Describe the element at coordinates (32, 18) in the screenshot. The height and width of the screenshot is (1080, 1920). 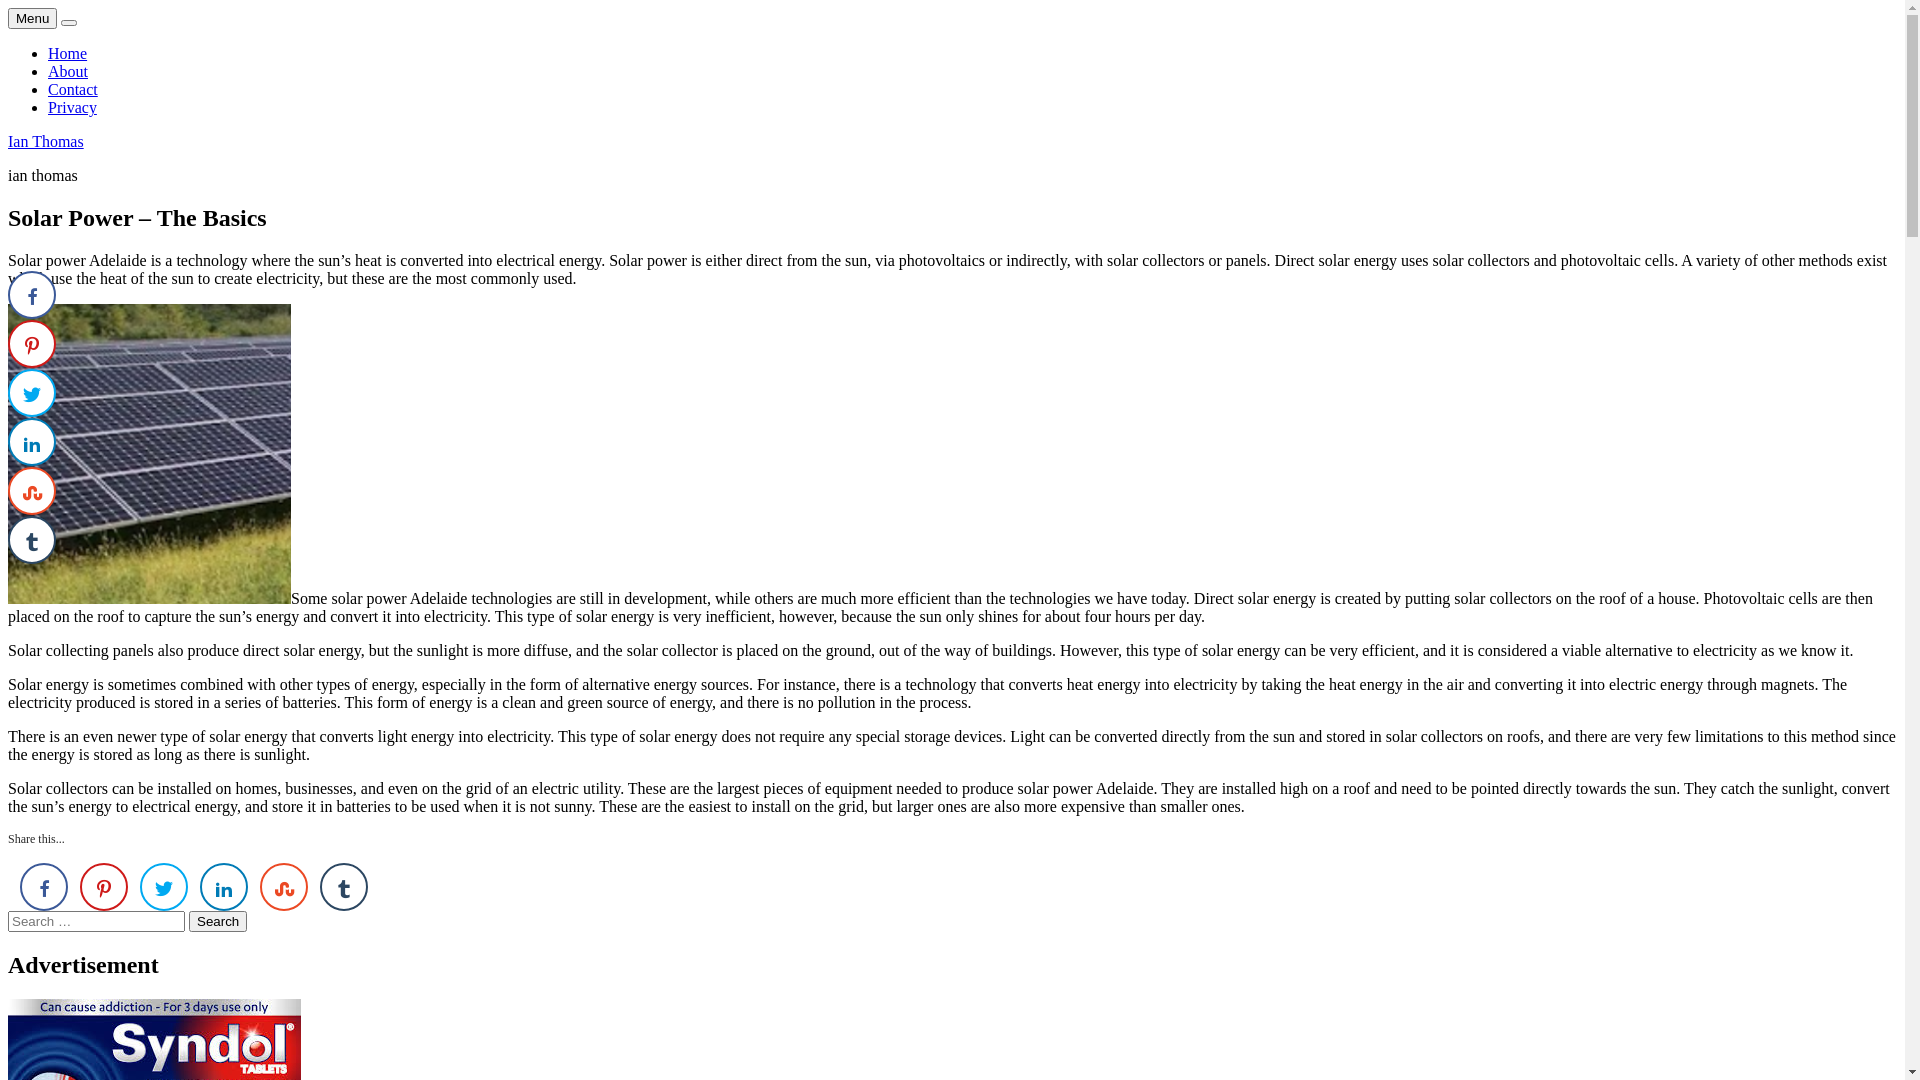
I see `'Menu'` at that location.